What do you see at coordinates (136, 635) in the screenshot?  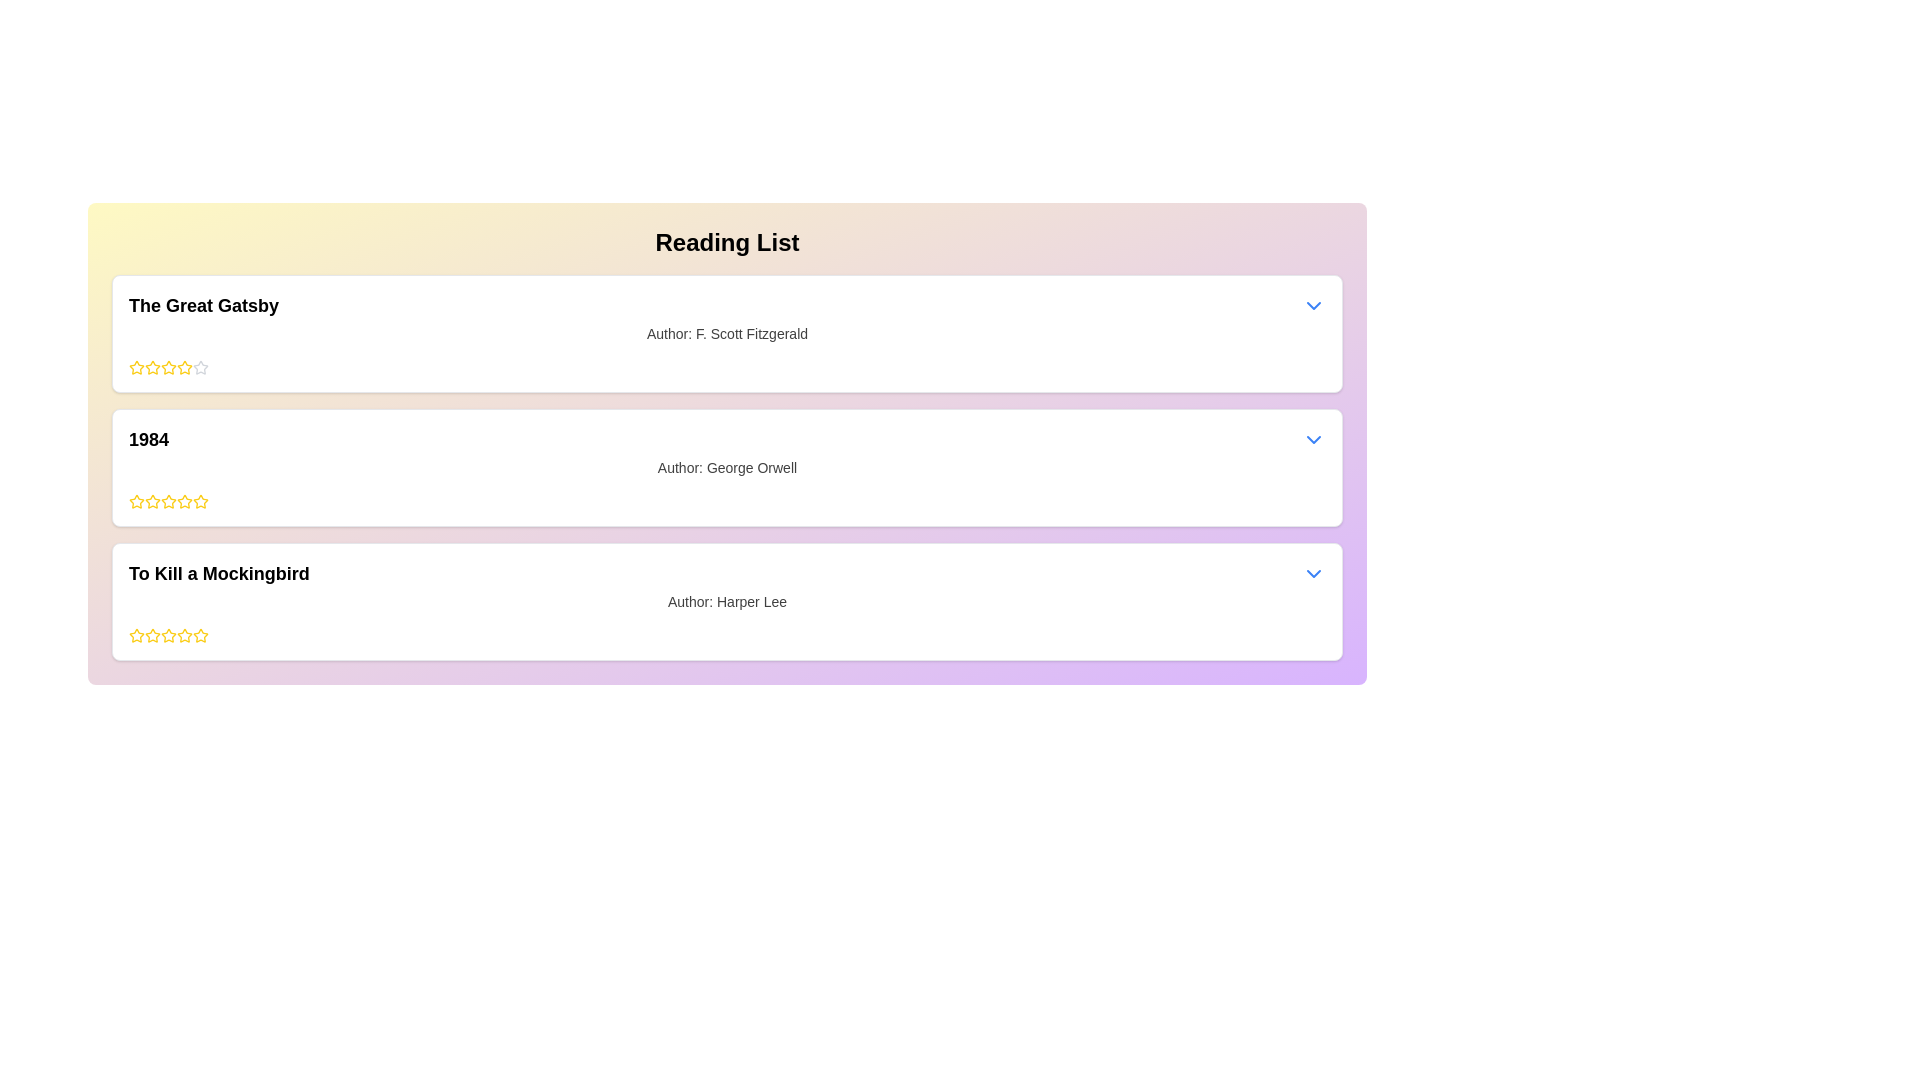 I see `the yellow star-shaped icon representing one point of the rating system located under the title 'To Kill a Mockingbird'` at bounding box center [136, 635].